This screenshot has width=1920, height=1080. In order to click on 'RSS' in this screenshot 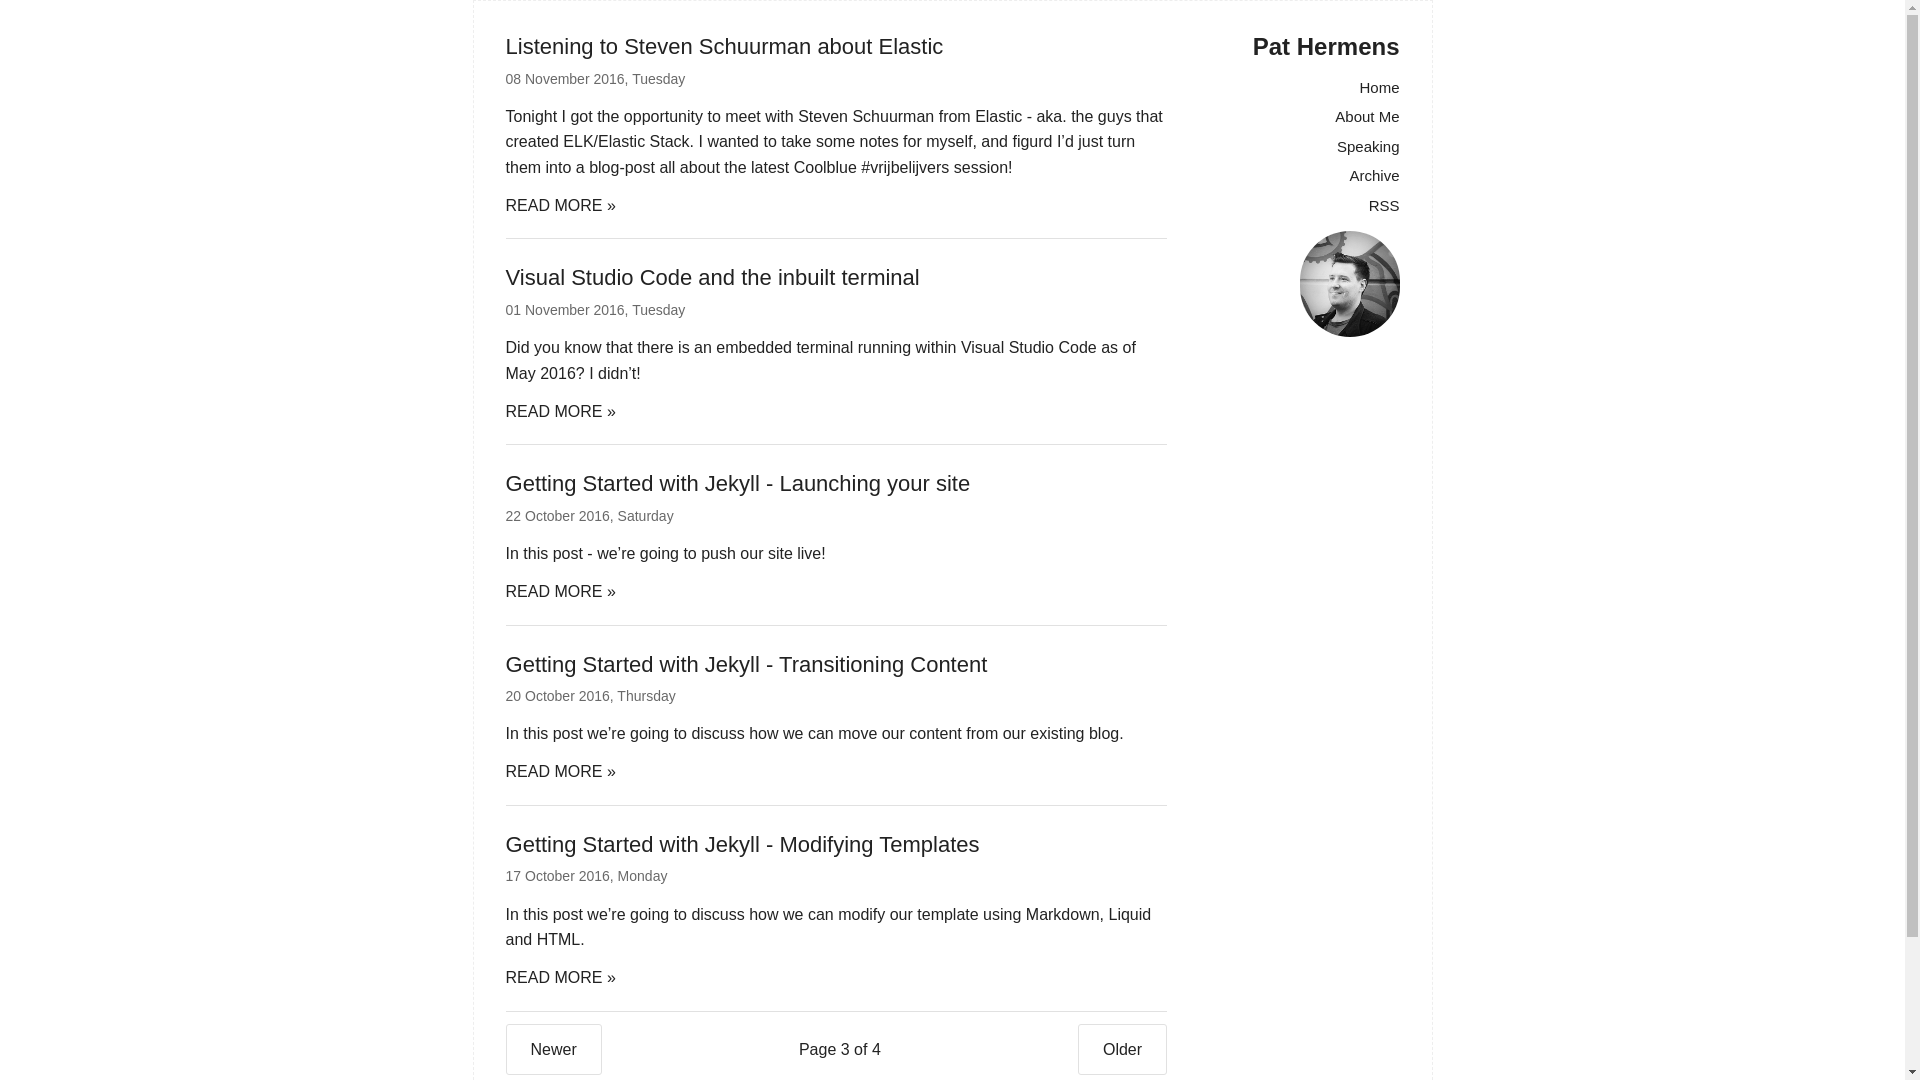, I will do `click(1383, 205)`.